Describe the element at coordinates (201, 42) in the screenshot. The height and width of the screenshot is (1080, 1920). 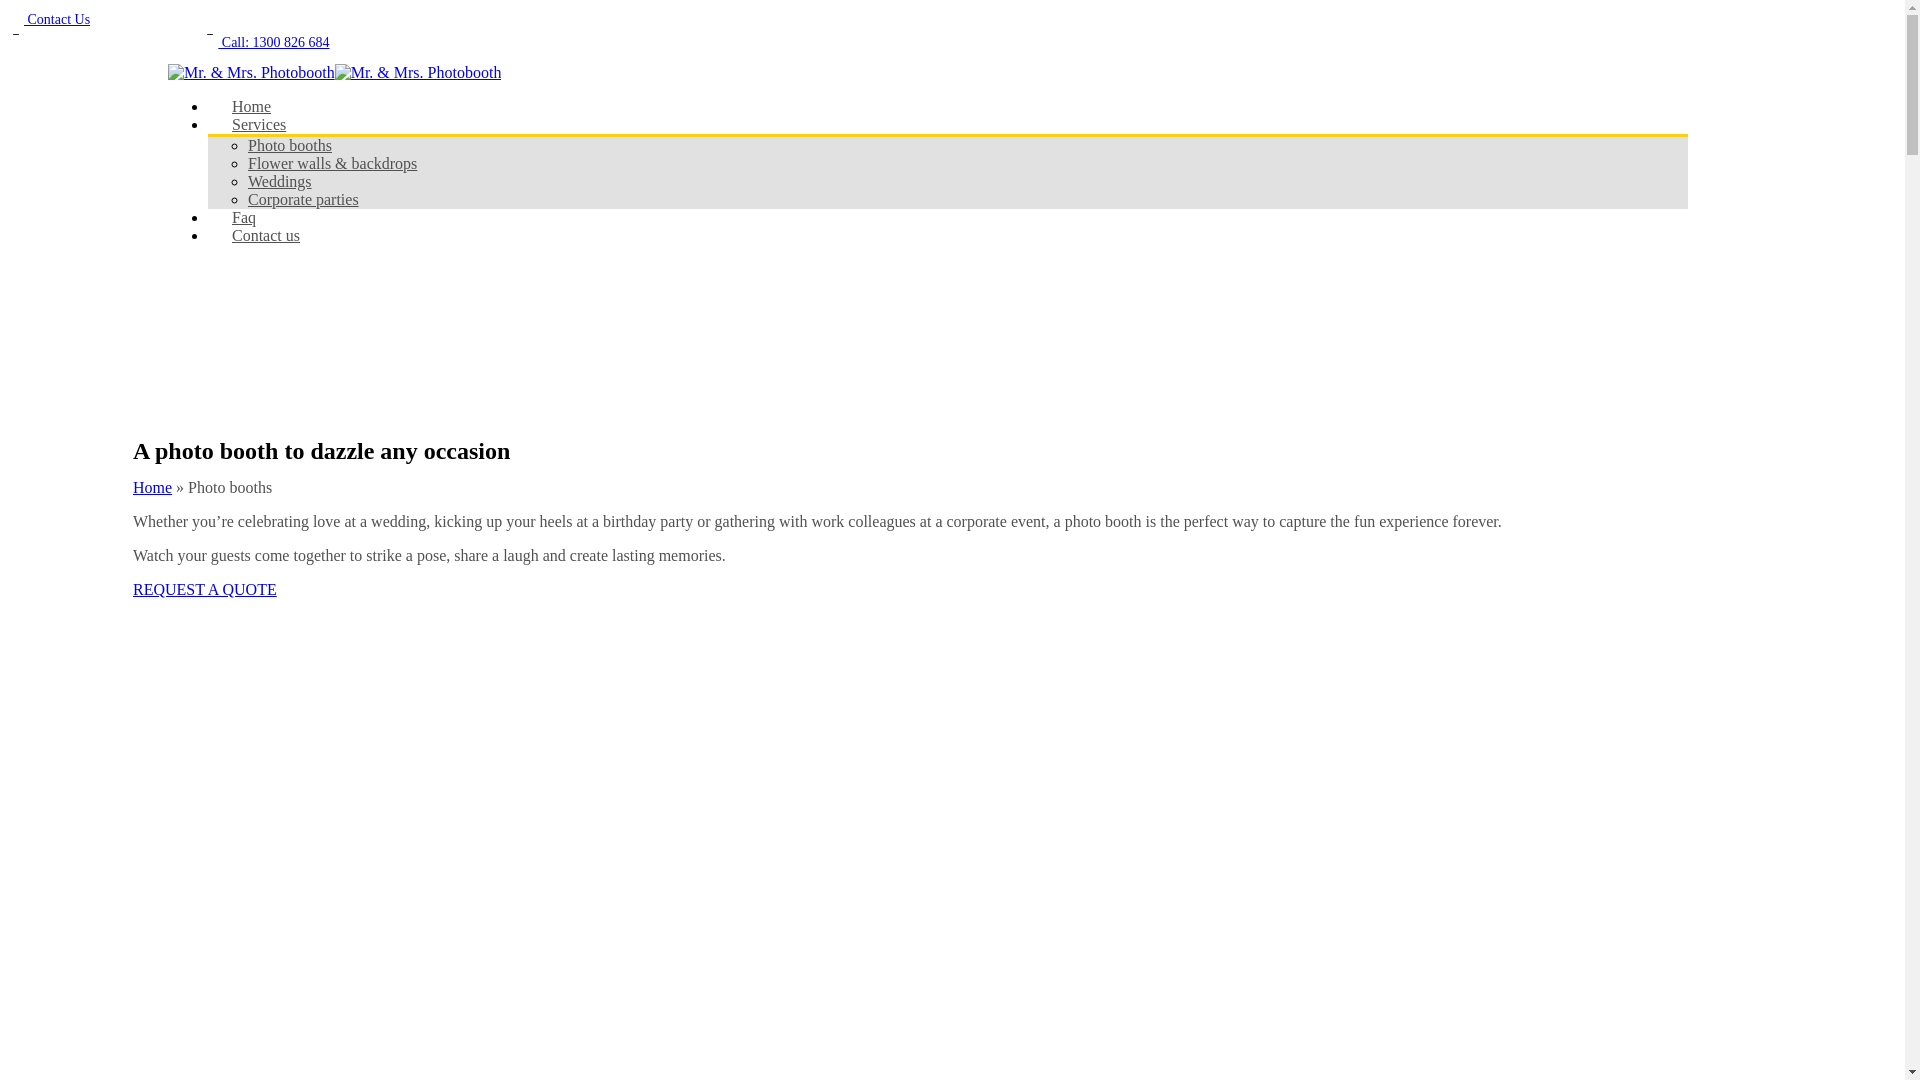
I see `'Call: 1300 826 684'` at that location.